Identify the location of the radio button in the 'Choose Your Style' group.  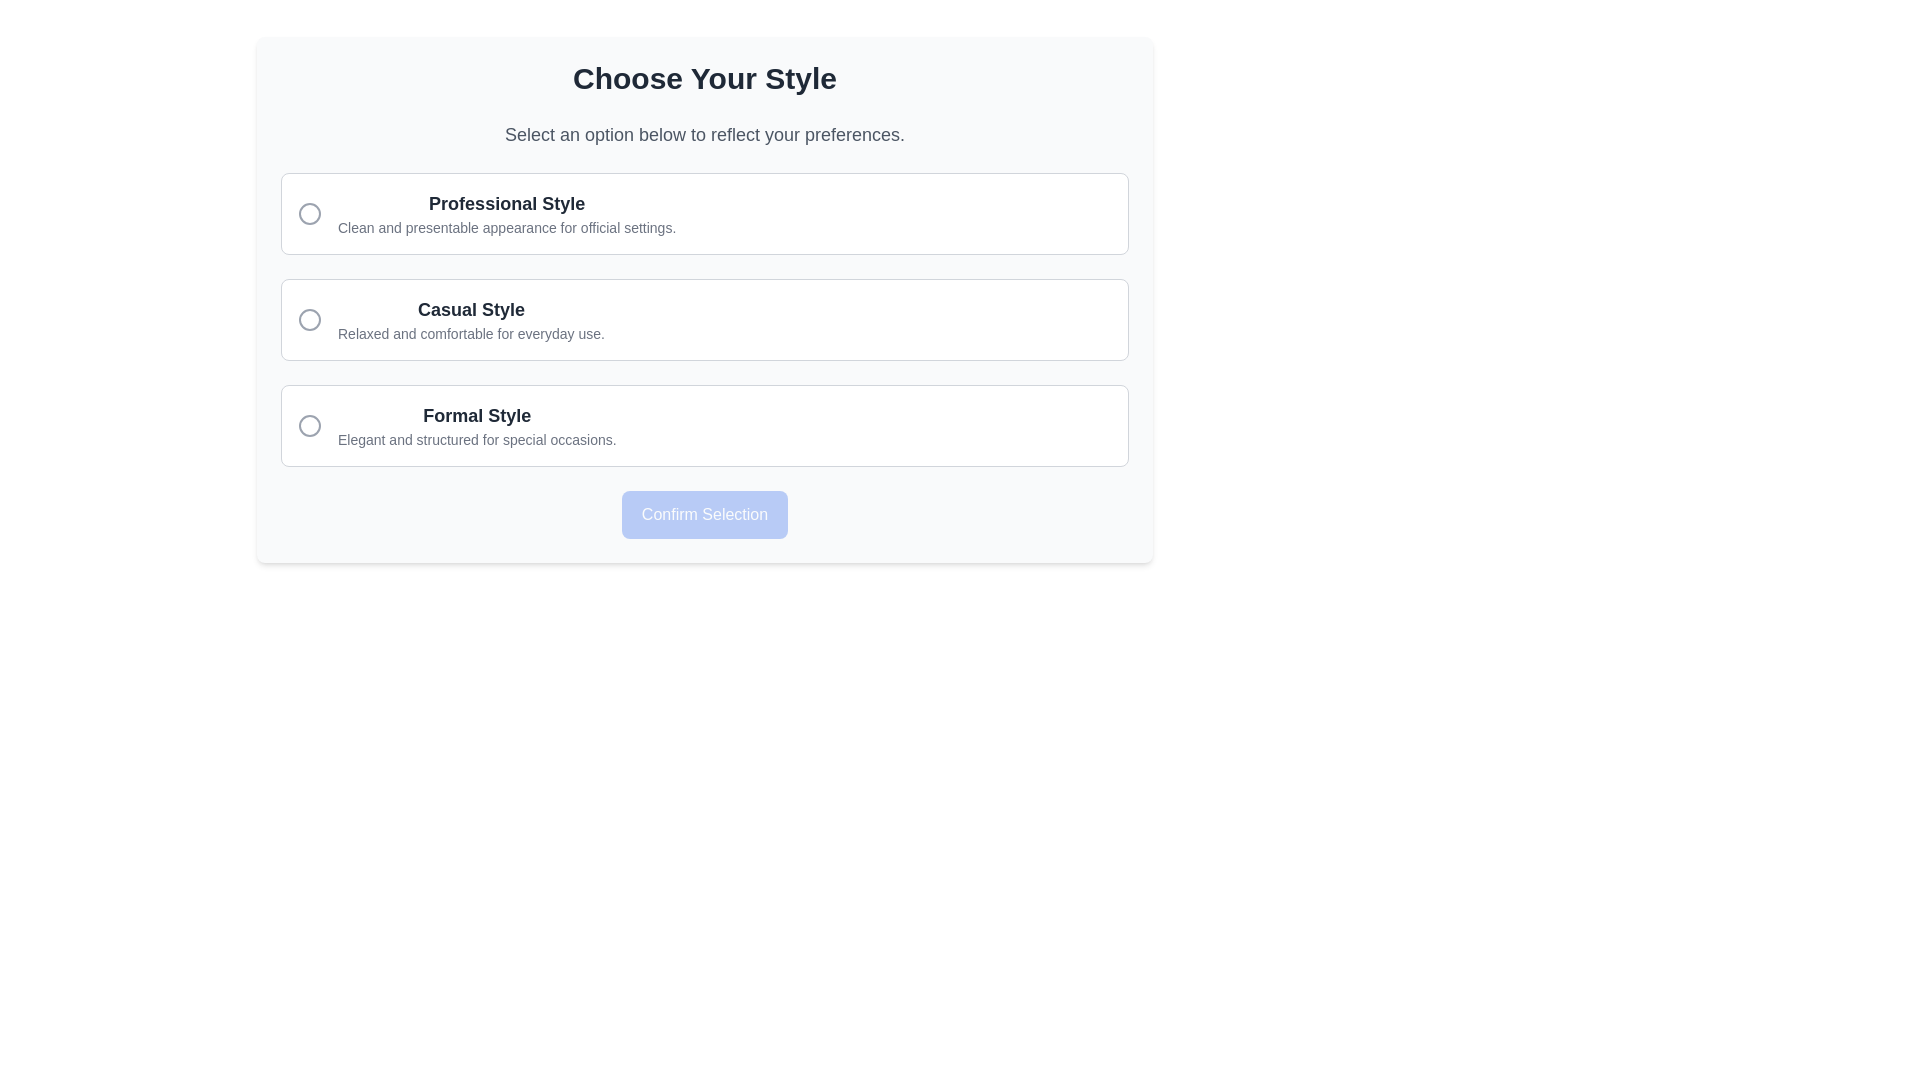
(705, 319).